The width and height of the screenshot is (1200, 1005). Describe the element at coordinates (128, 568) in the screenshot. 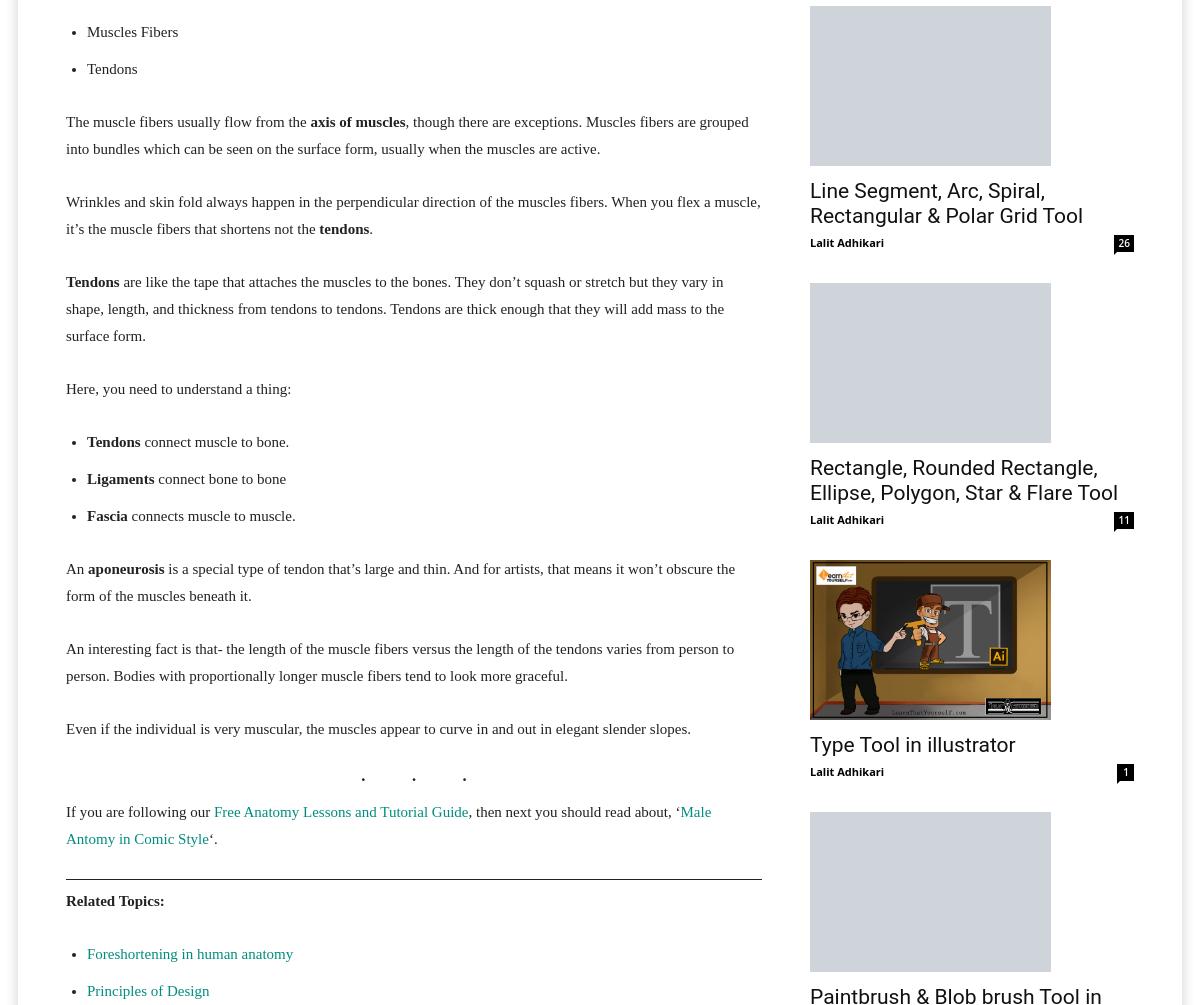

I see `'aponeurosis'` at that location.